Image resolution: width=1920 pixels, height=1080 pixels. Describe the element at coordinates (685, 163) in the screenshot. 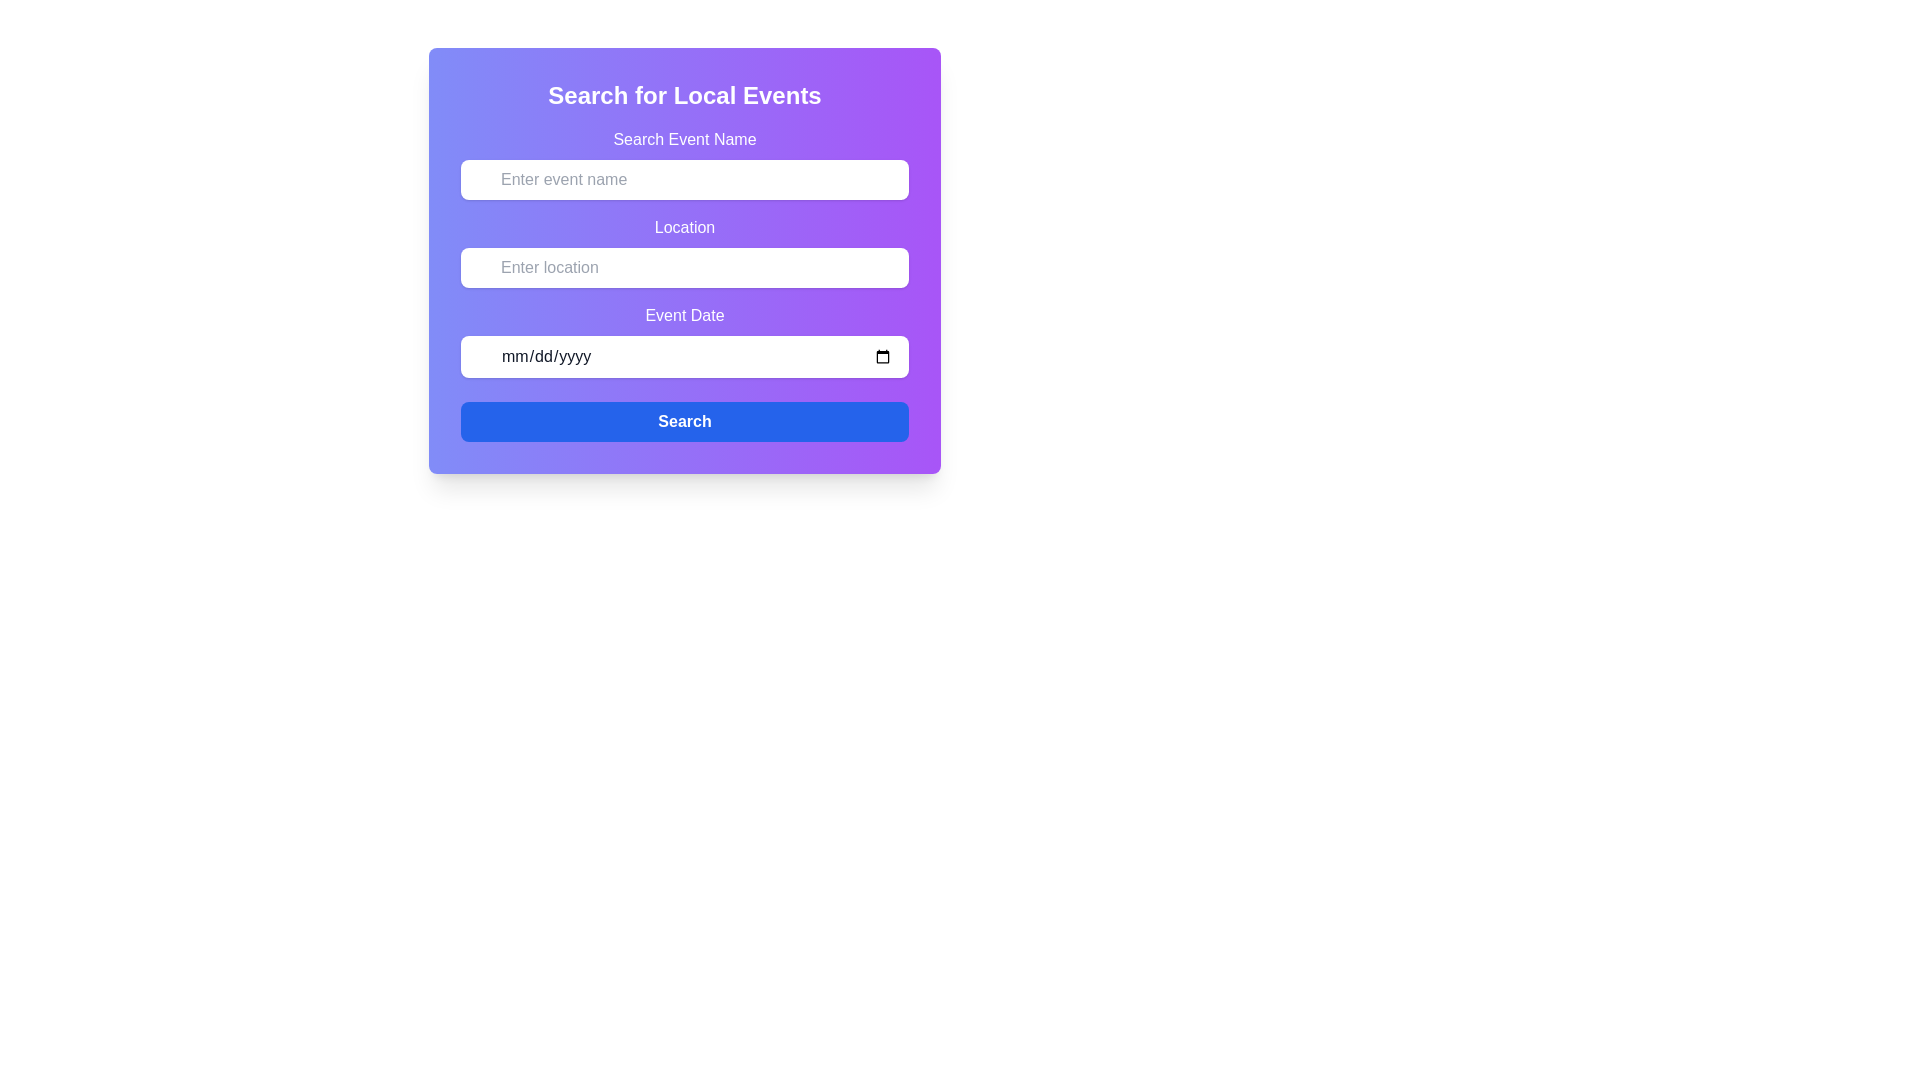

I see `the 'Search Event Name' label, which is positioned above the input field in the 'Search for Local Events' form` at that location.